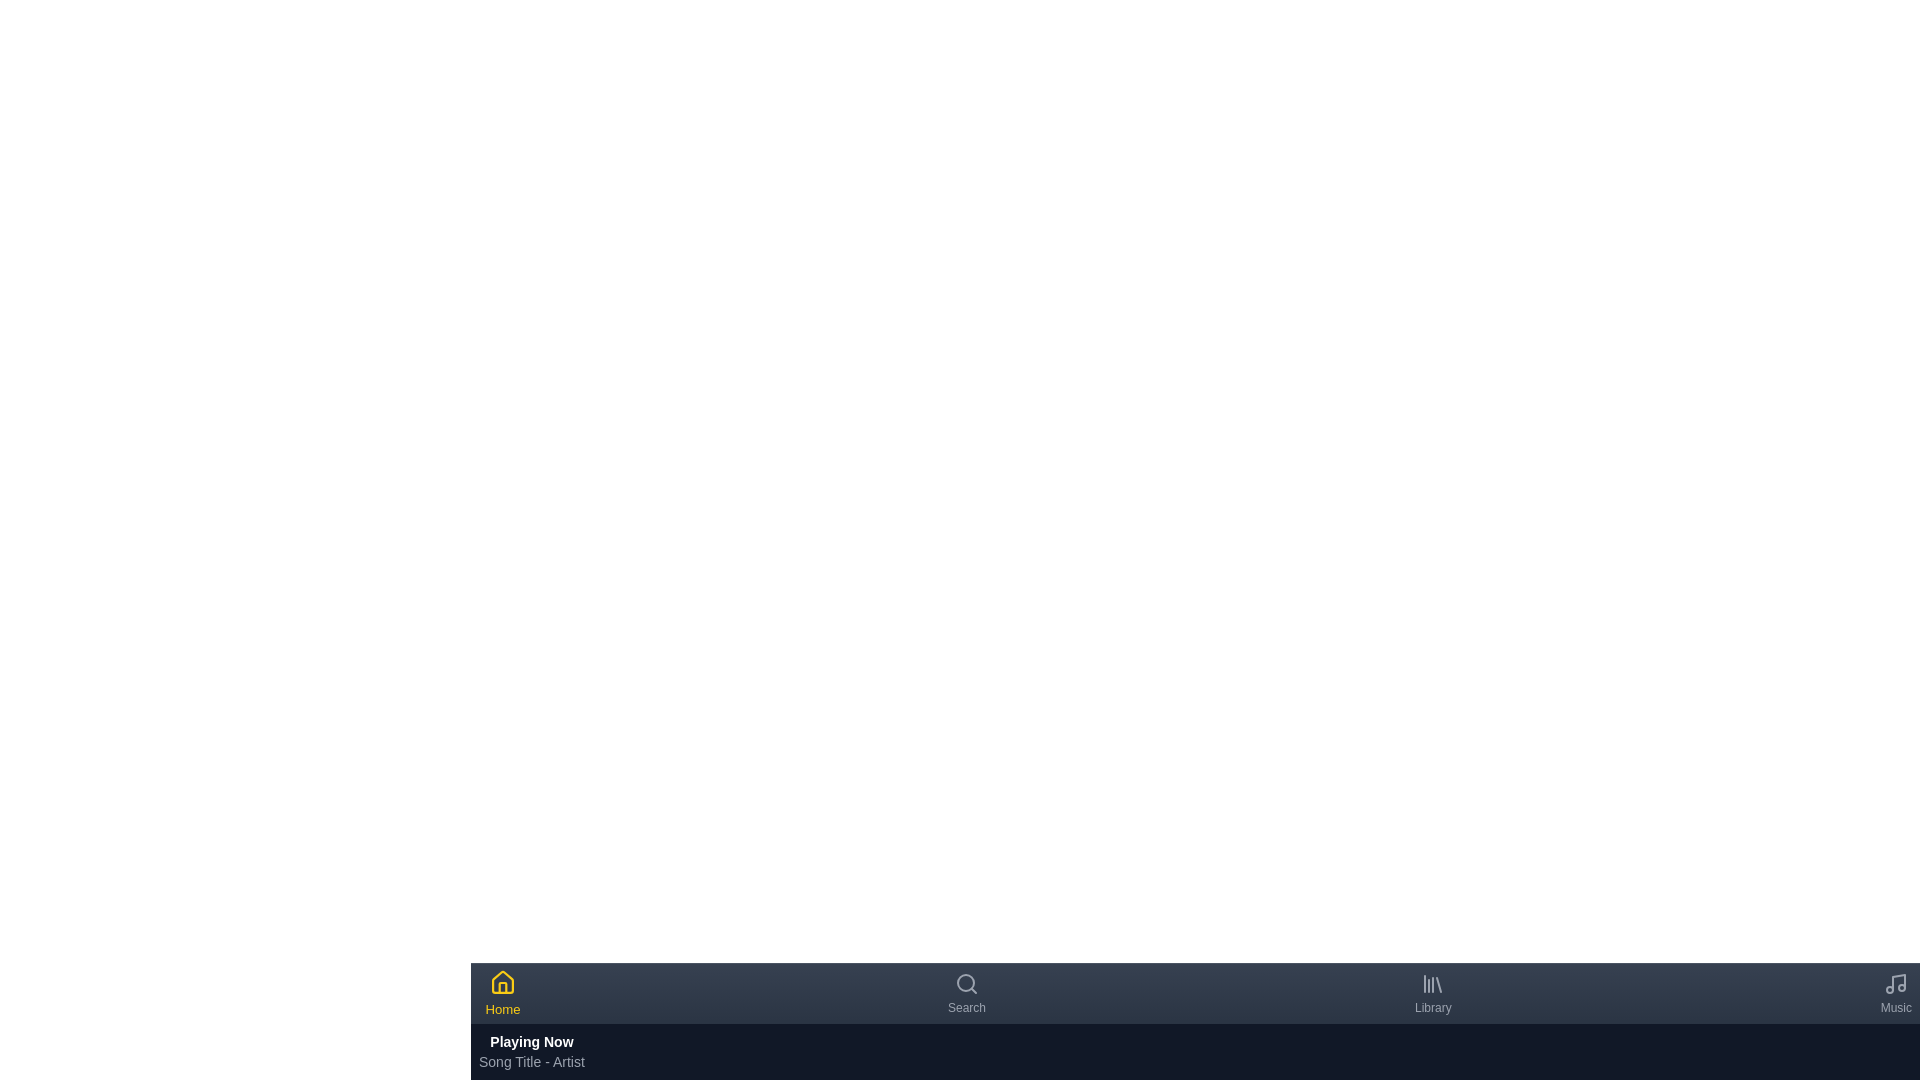 The image size is (1920, 1080). I want to click on the Music navigation tab, so click(1895, 994).